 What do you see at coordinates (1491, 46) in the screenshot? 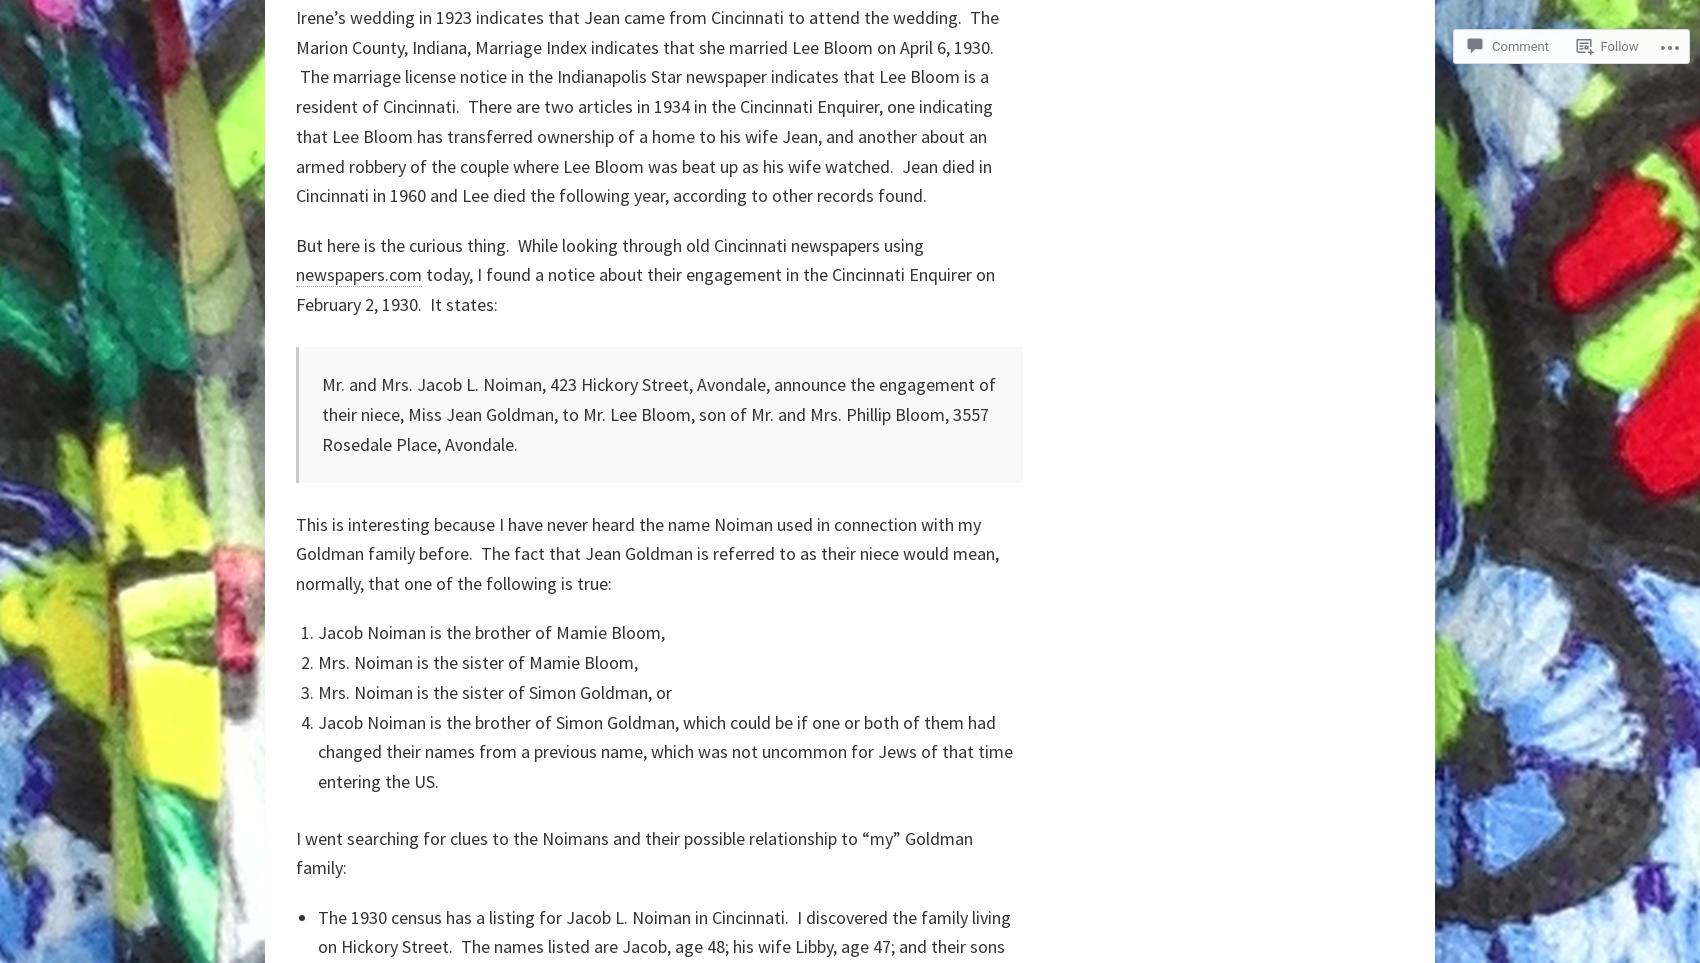
I see `'Comment'` at bounding box center [1491, 46].